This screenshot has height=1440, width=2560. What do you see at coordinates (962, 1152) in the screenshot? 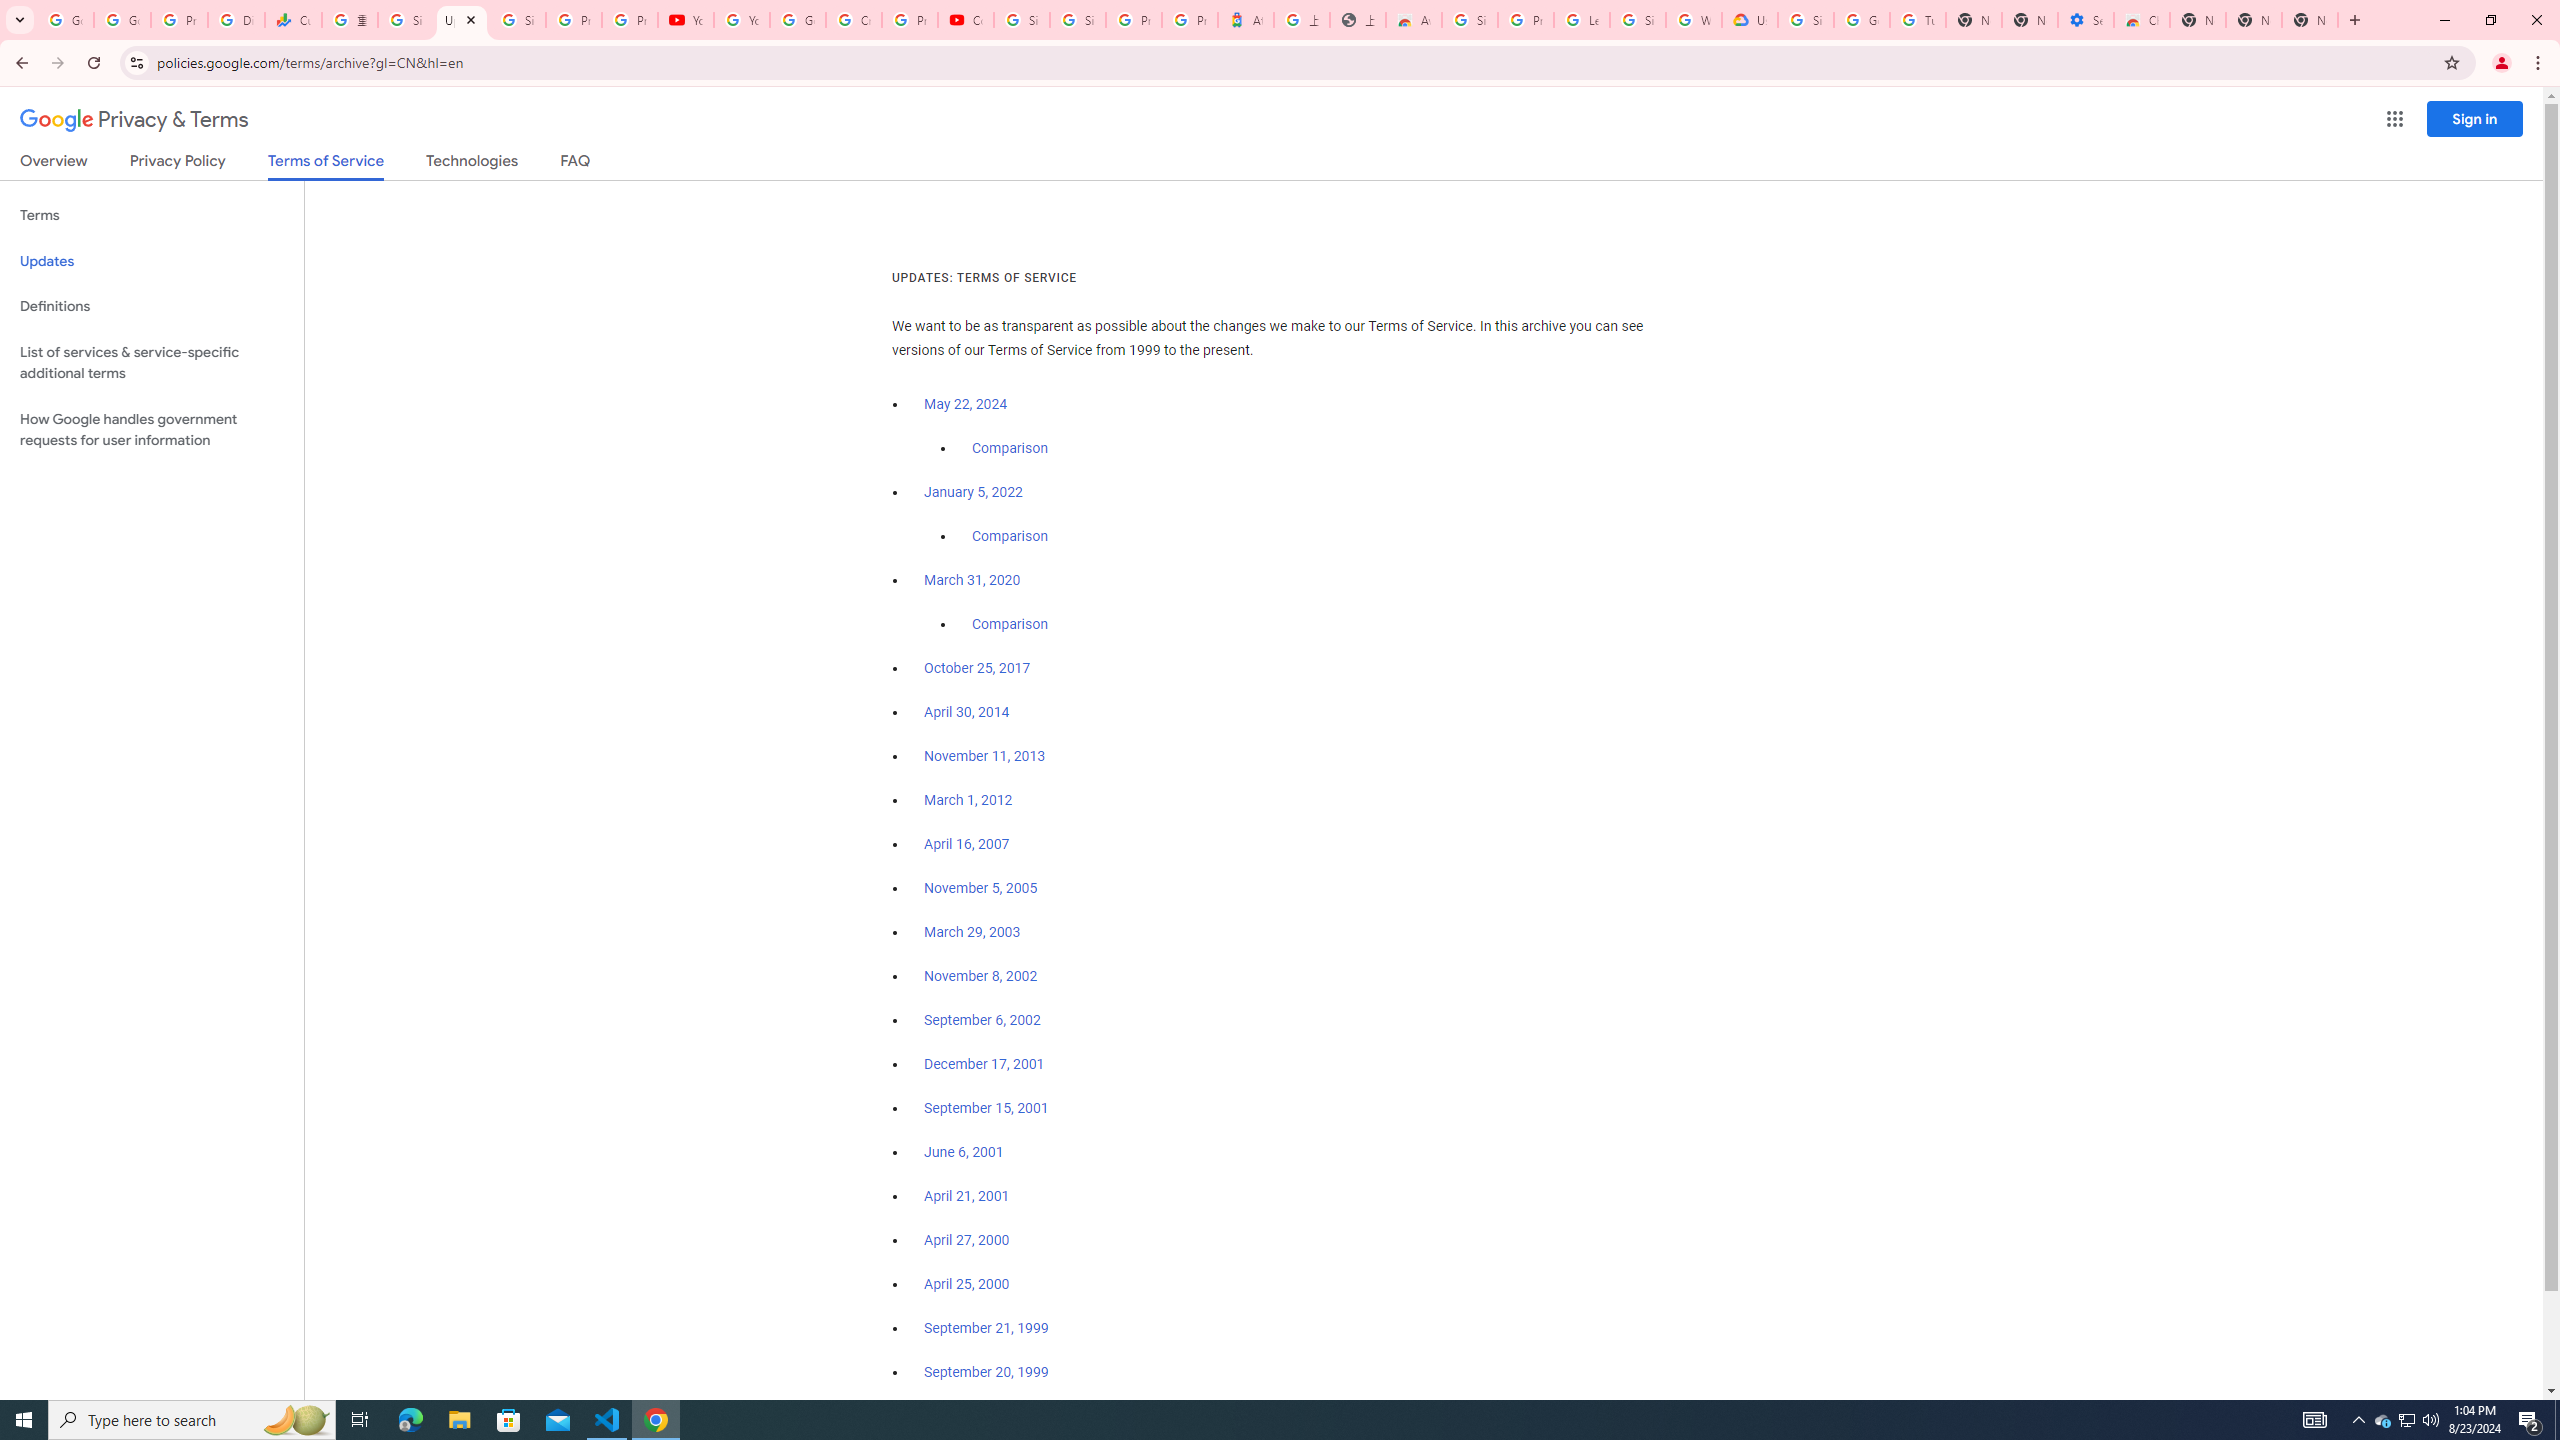
I see `'June 6, 2001'` at bounding box center [962, 1152].